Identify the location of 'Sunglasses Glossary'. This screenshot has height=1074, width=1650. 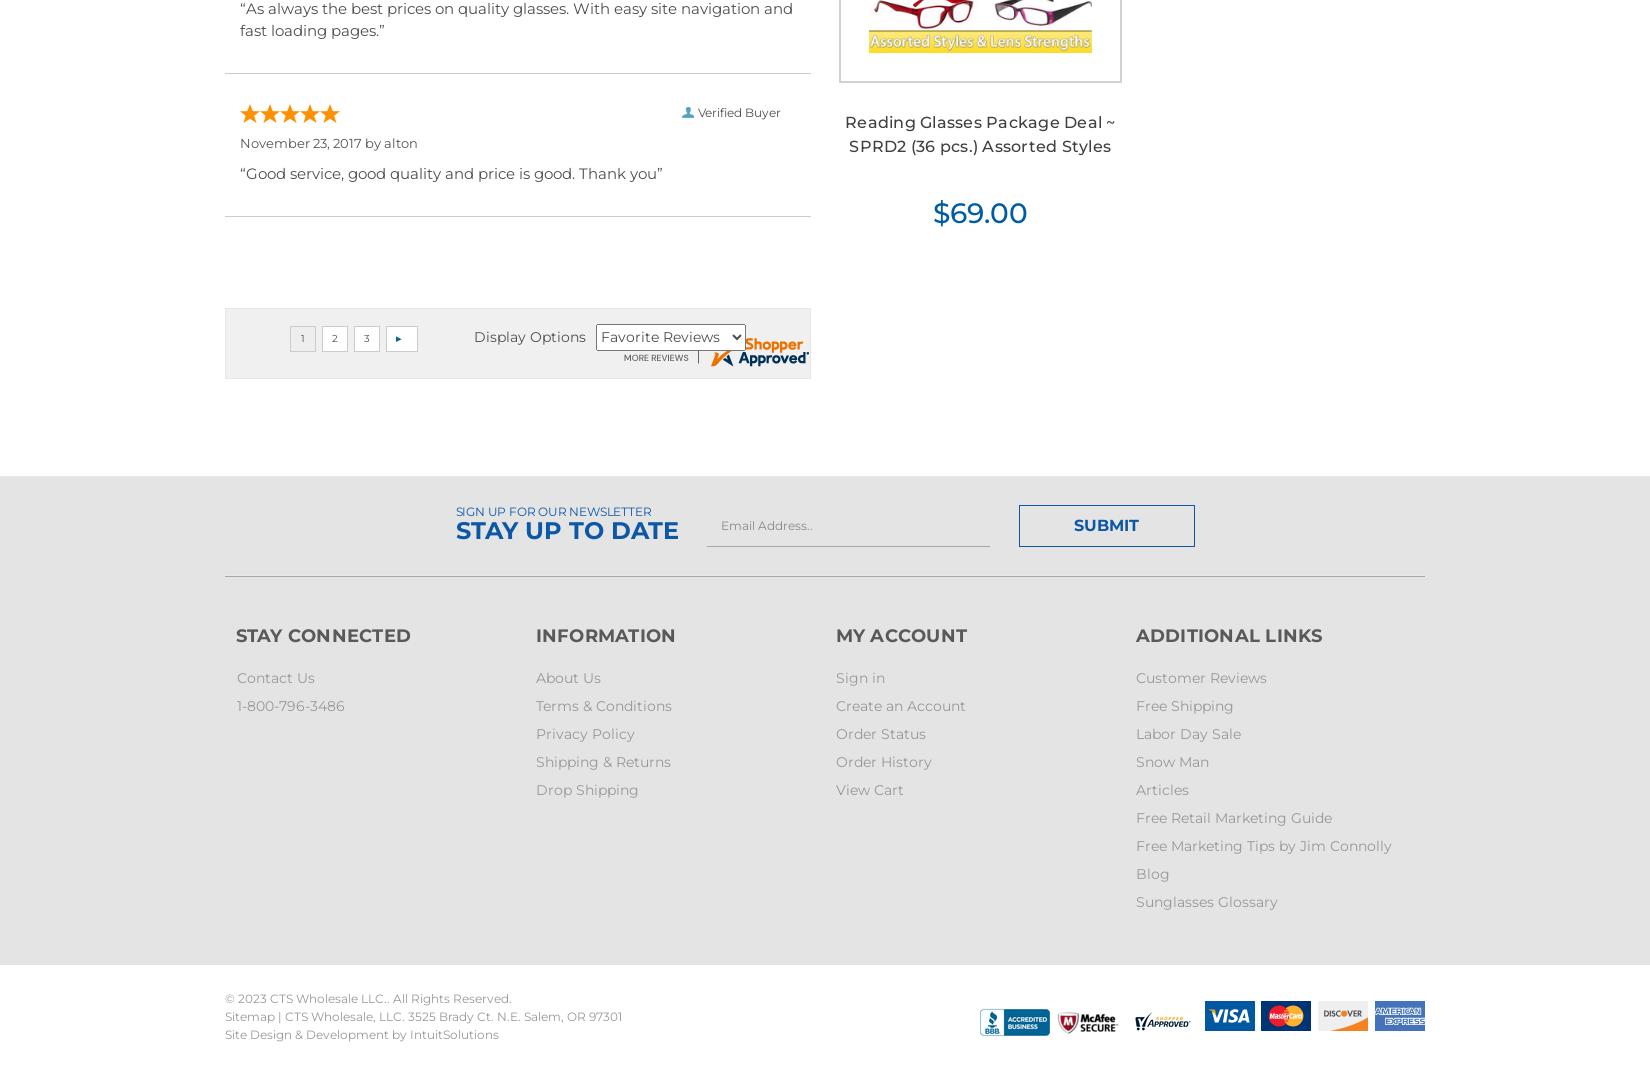
(1205, 899).